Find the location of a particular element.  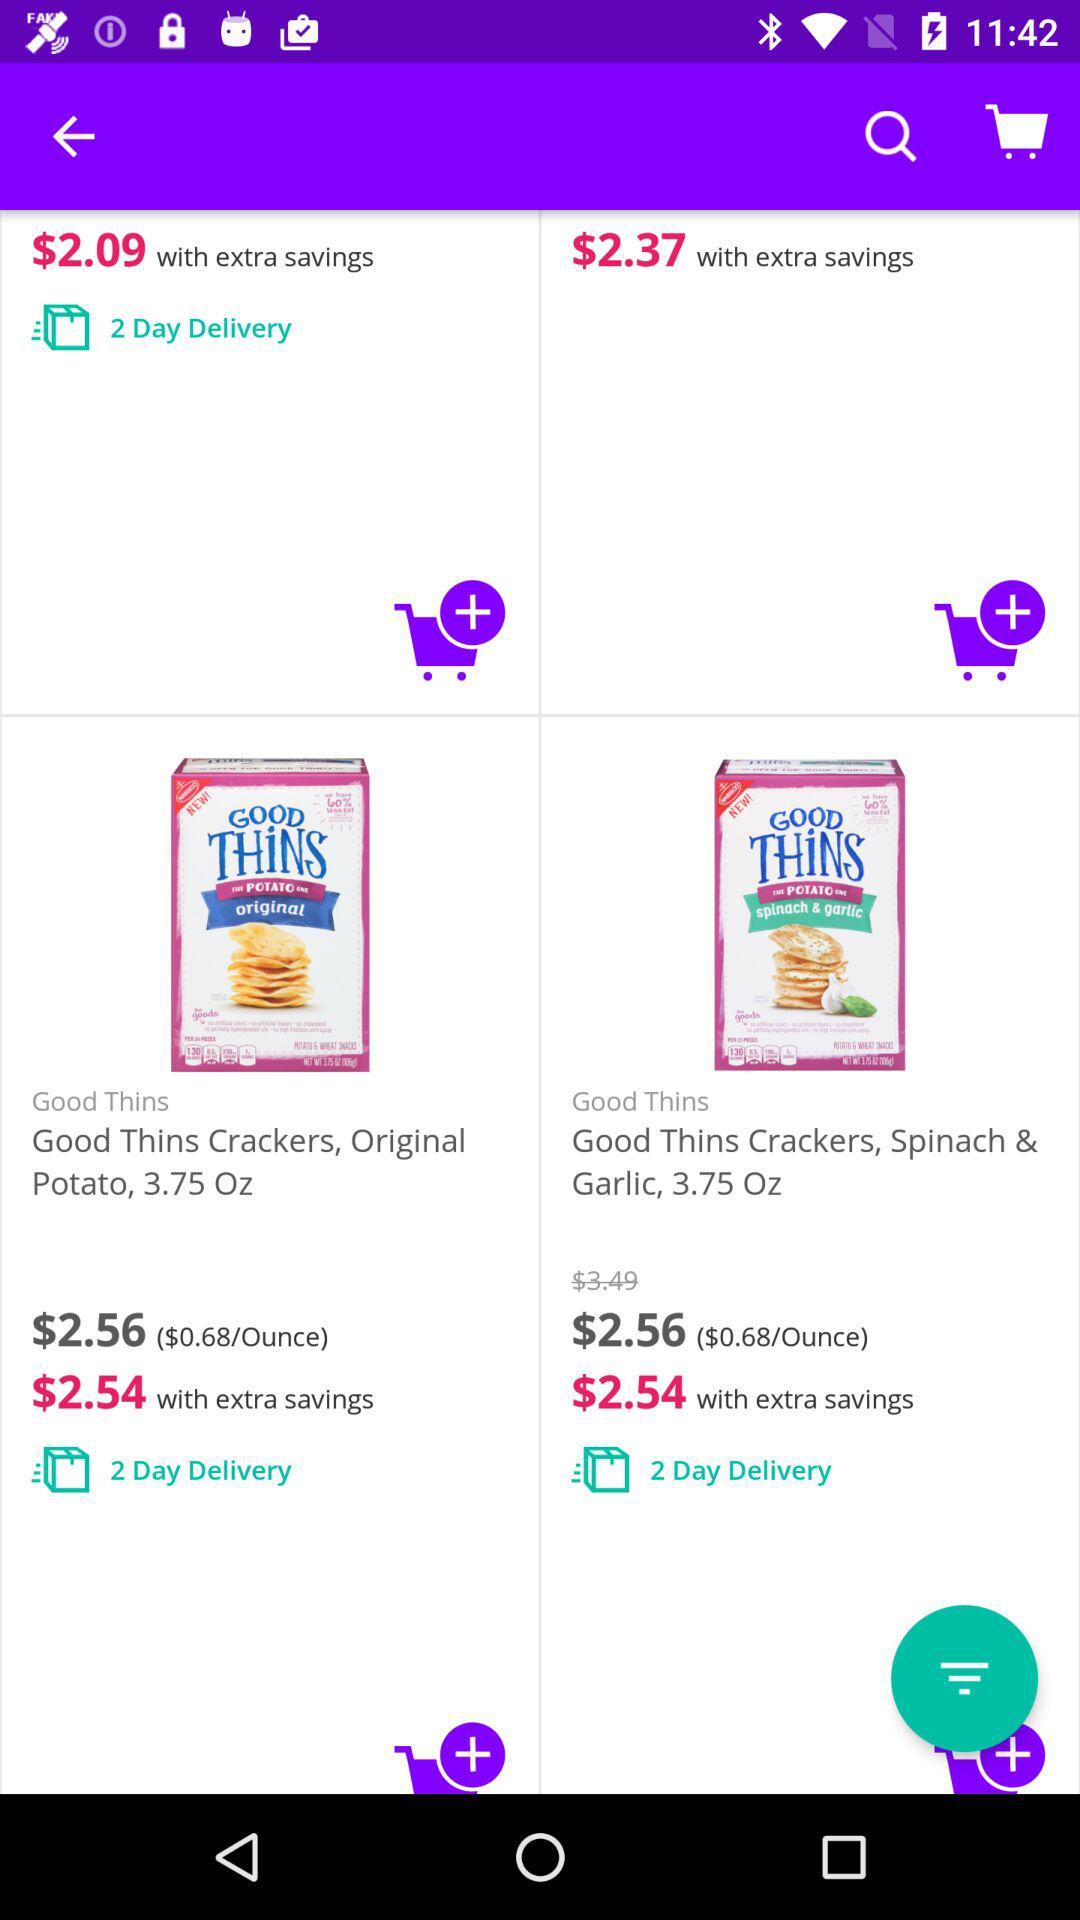

the filter_list icon is located at coordinates (963, 1678).